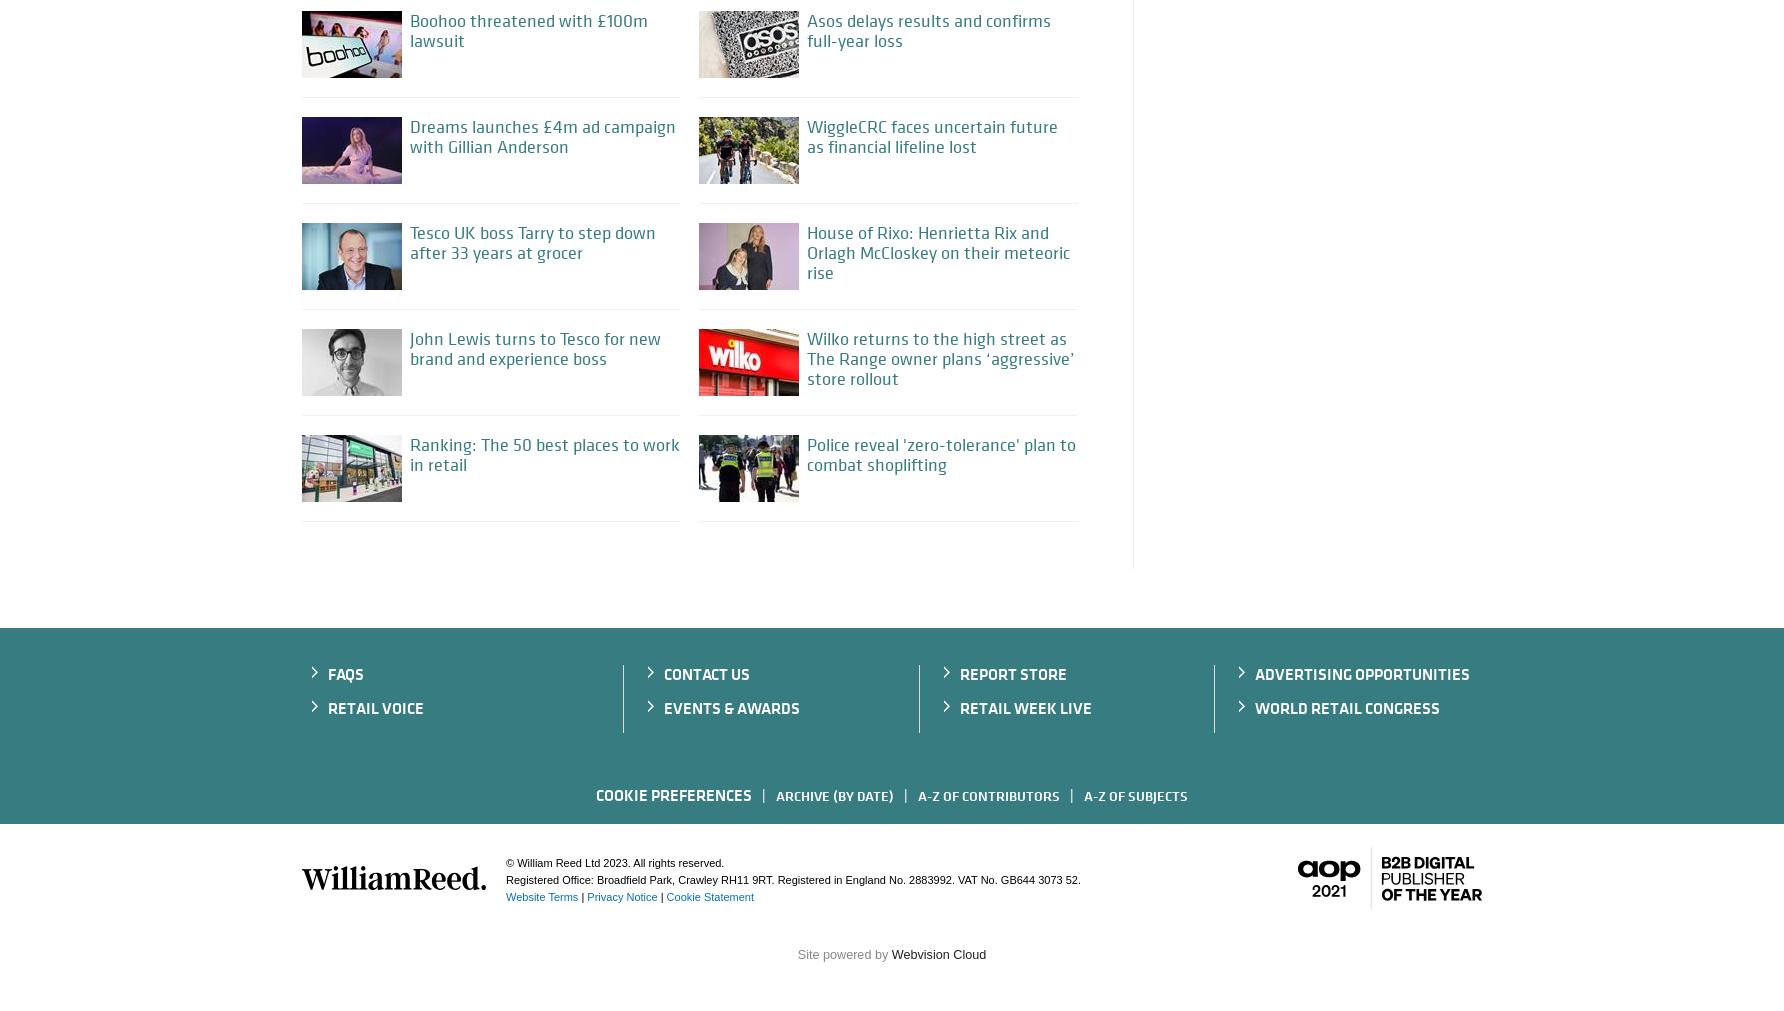  What do you see at coordinates (621, 896) in the screenshot?
I see `'Privacy Notice'` at bounding box center [621, 896].